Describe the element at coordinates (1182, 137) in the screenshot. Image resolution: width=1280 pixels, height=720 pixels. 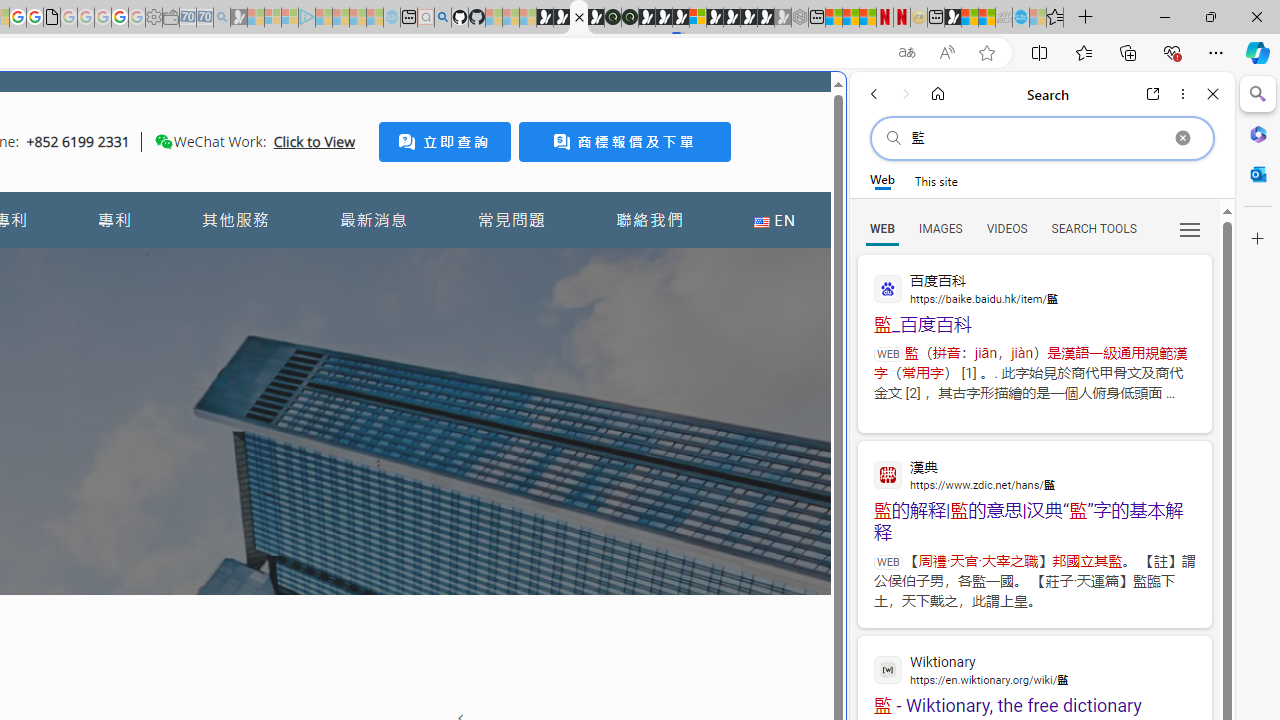
I see `'Clear'` at that location.